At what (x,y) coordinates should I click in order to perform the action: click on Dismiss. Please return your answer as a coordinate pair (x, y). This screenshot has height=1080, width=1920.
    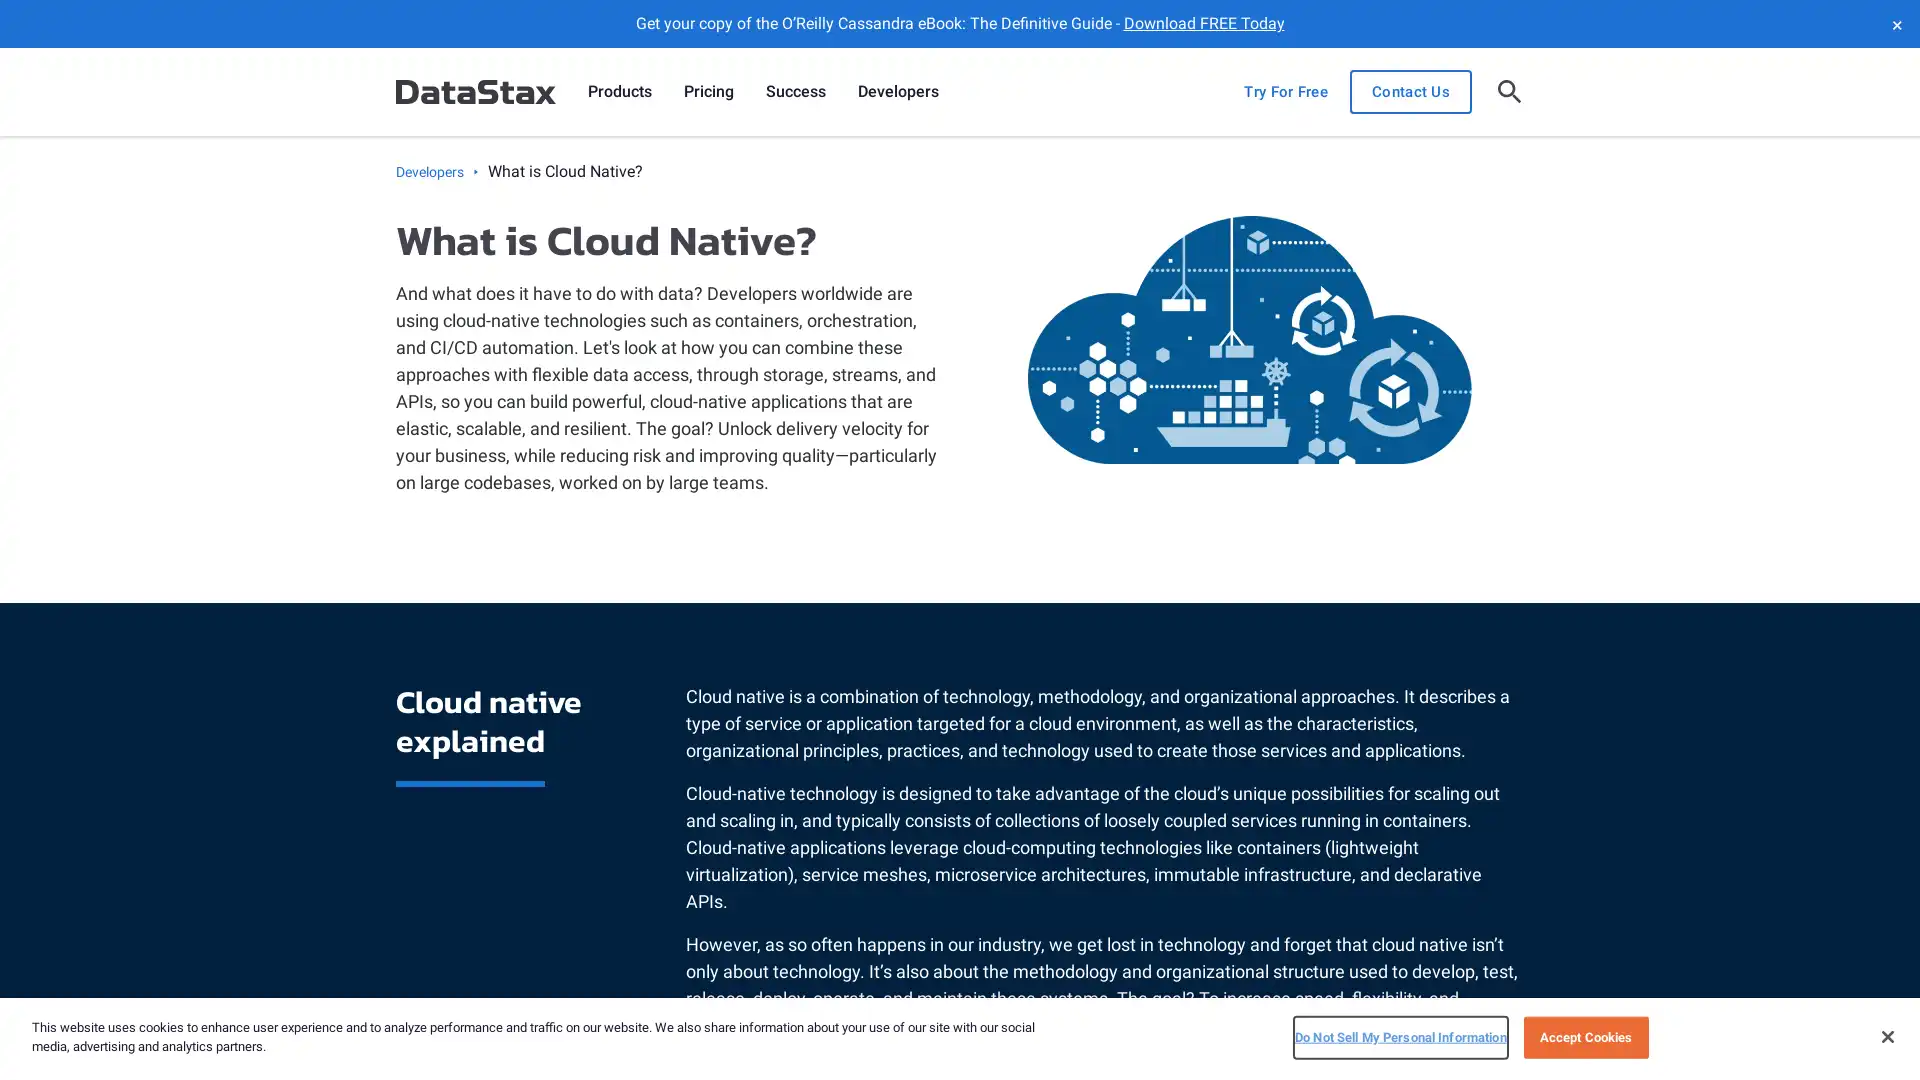
    Looking at the image, I should click on (1895, 23).